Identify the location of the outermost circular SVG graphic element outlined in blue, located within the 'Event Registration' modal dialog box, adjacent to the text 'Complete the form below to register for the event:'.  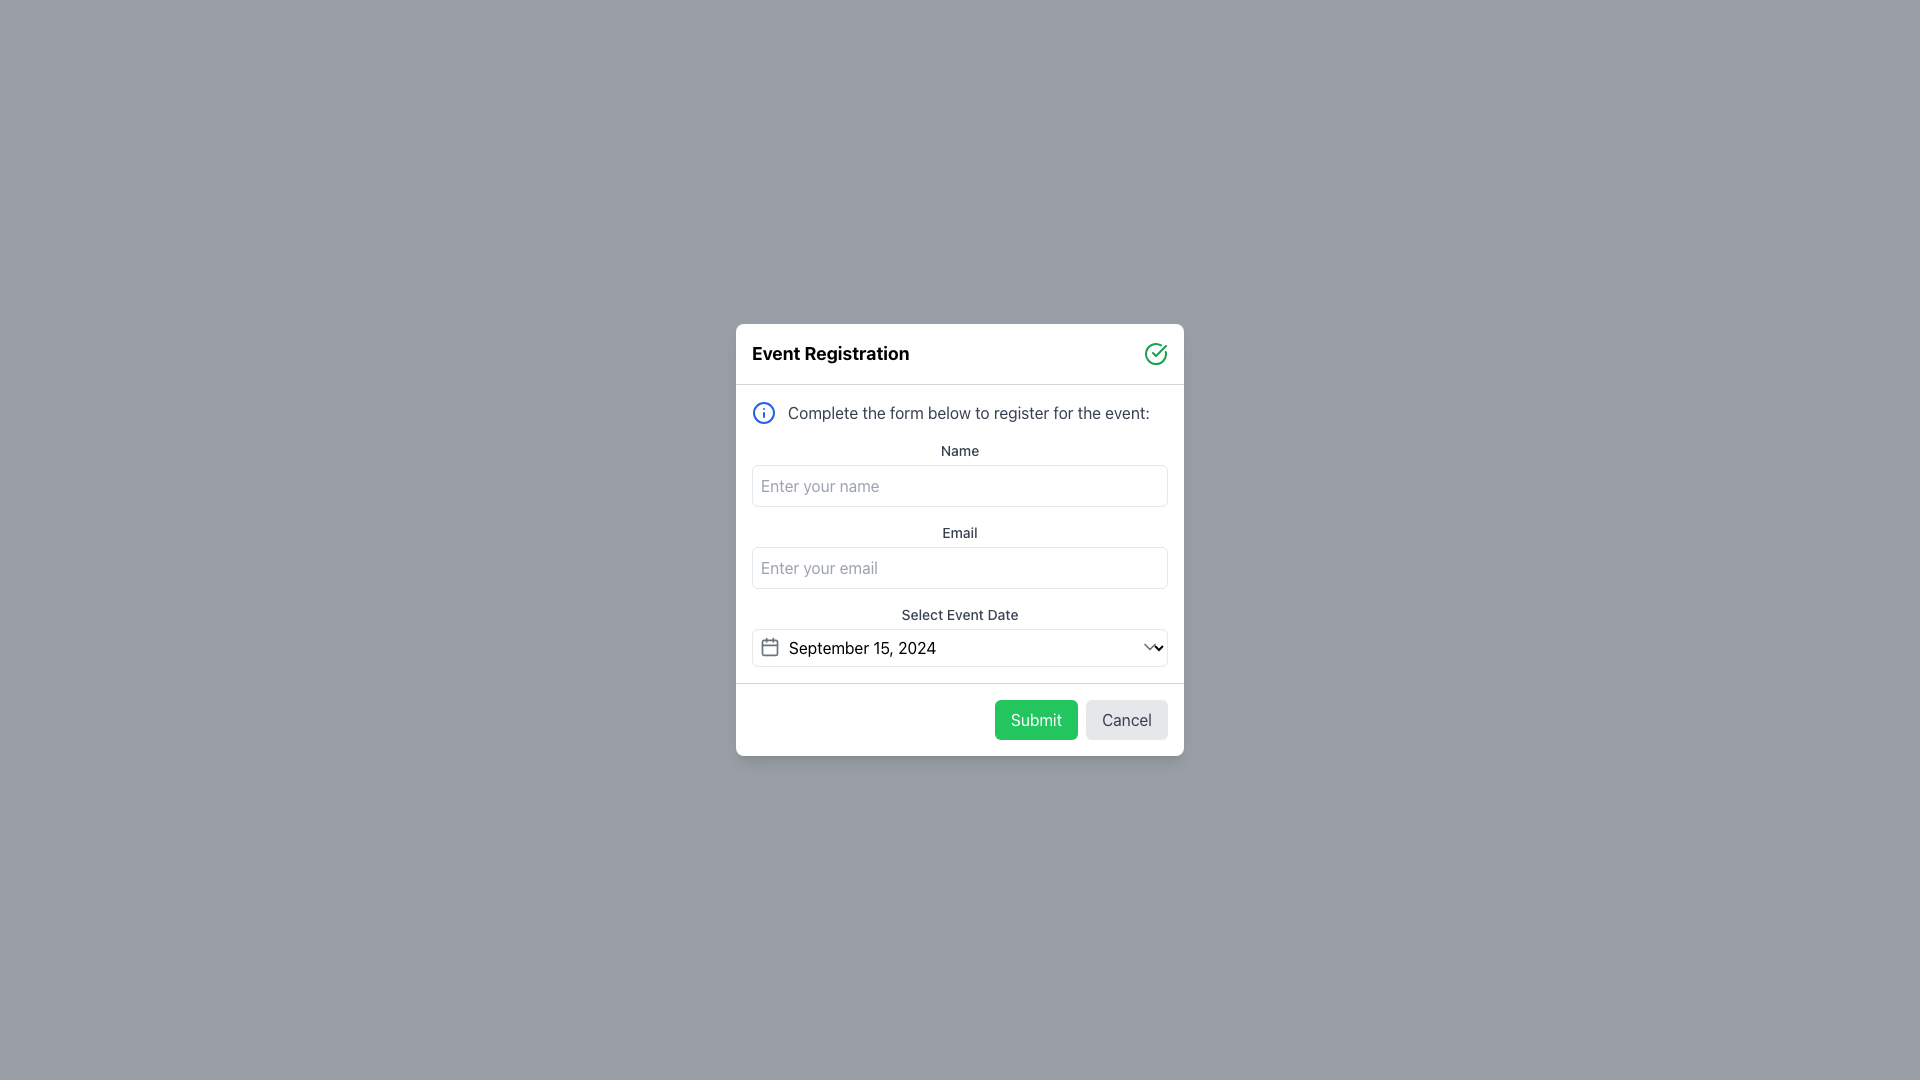
(762, 411).